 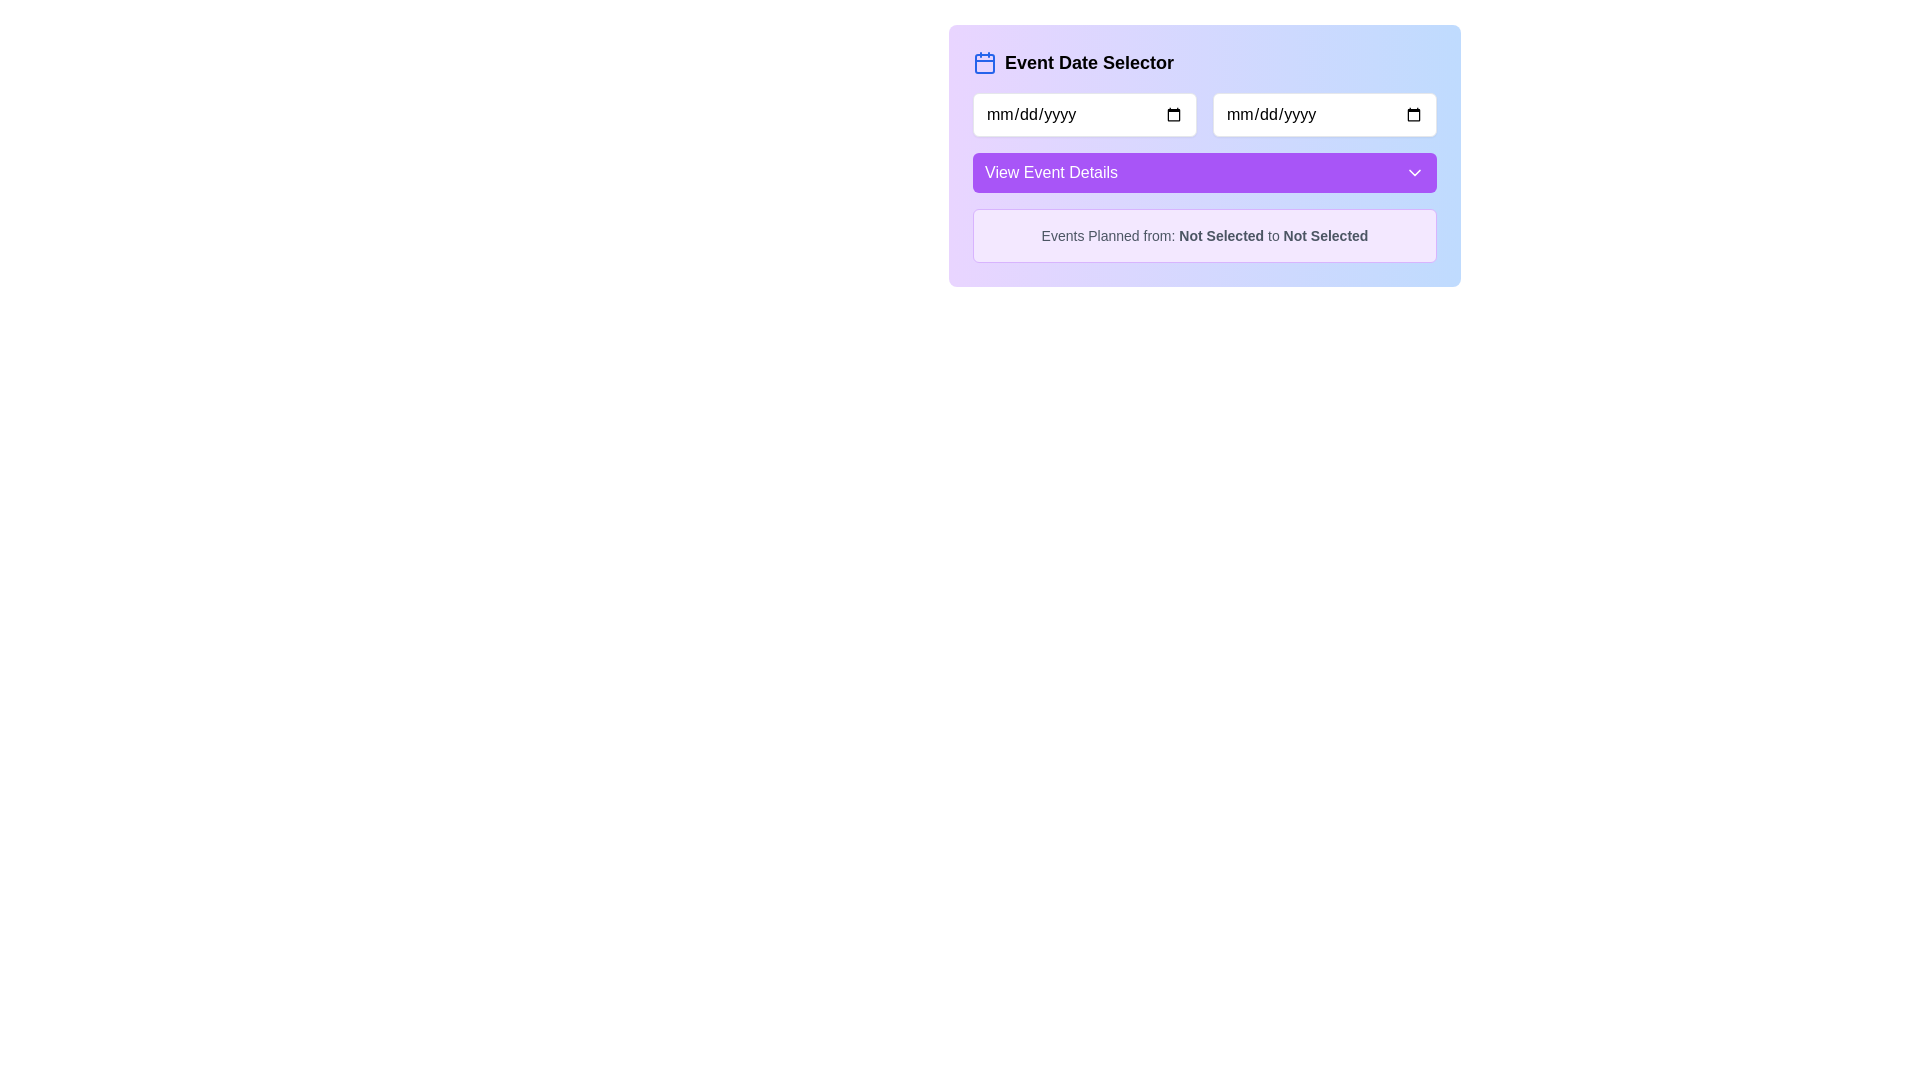 I want to click on the text element that displays the planned events date range status, indicating that no date range has been selected, so click(x=1203, y=234).